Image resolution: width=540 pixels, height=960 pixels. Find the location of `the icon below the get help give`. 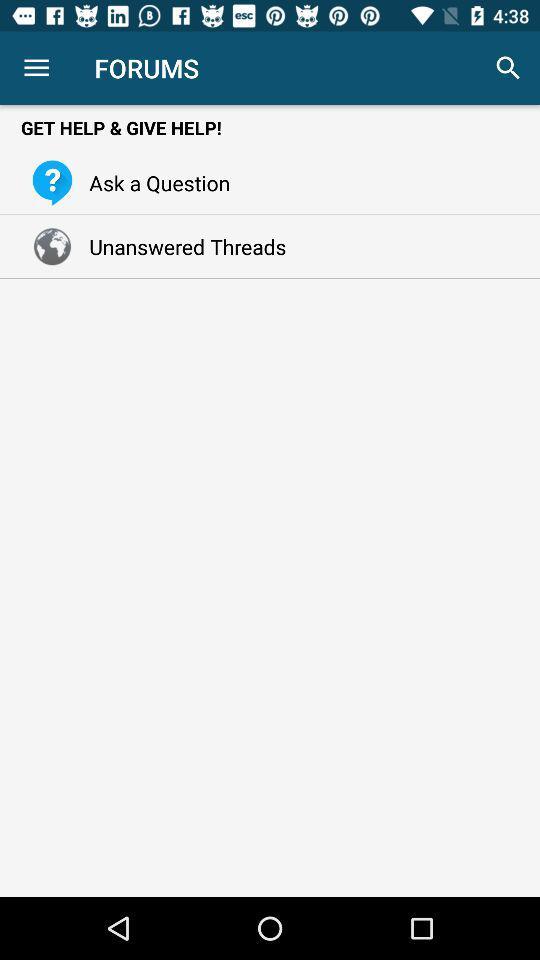

the icon below the get help give is located at coordinates (153, 182).